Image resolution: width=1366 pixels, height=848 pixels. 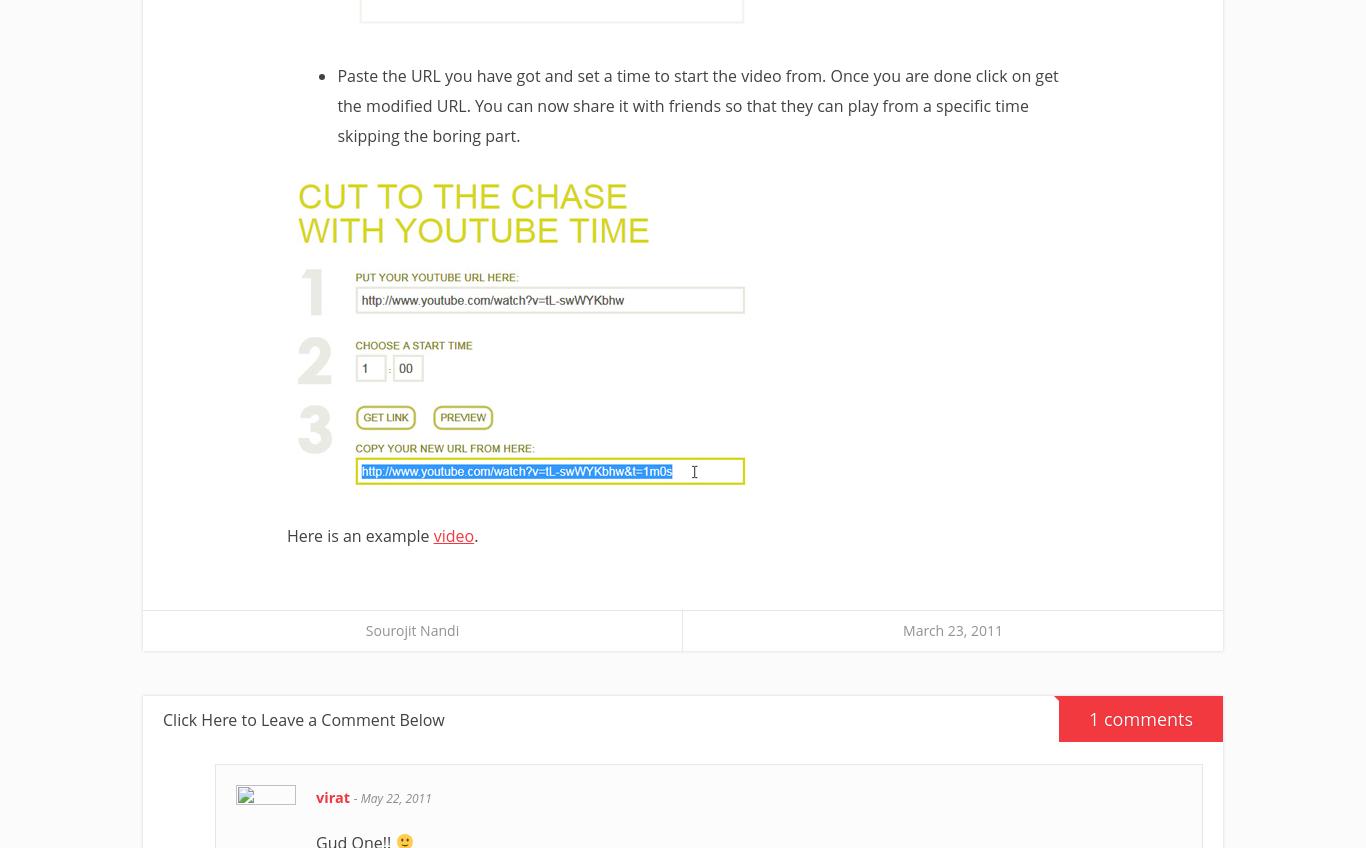 What do you see at coordinates (432, 535) in the screenshot?
I see `'video'` at bounding box center [432, 535].